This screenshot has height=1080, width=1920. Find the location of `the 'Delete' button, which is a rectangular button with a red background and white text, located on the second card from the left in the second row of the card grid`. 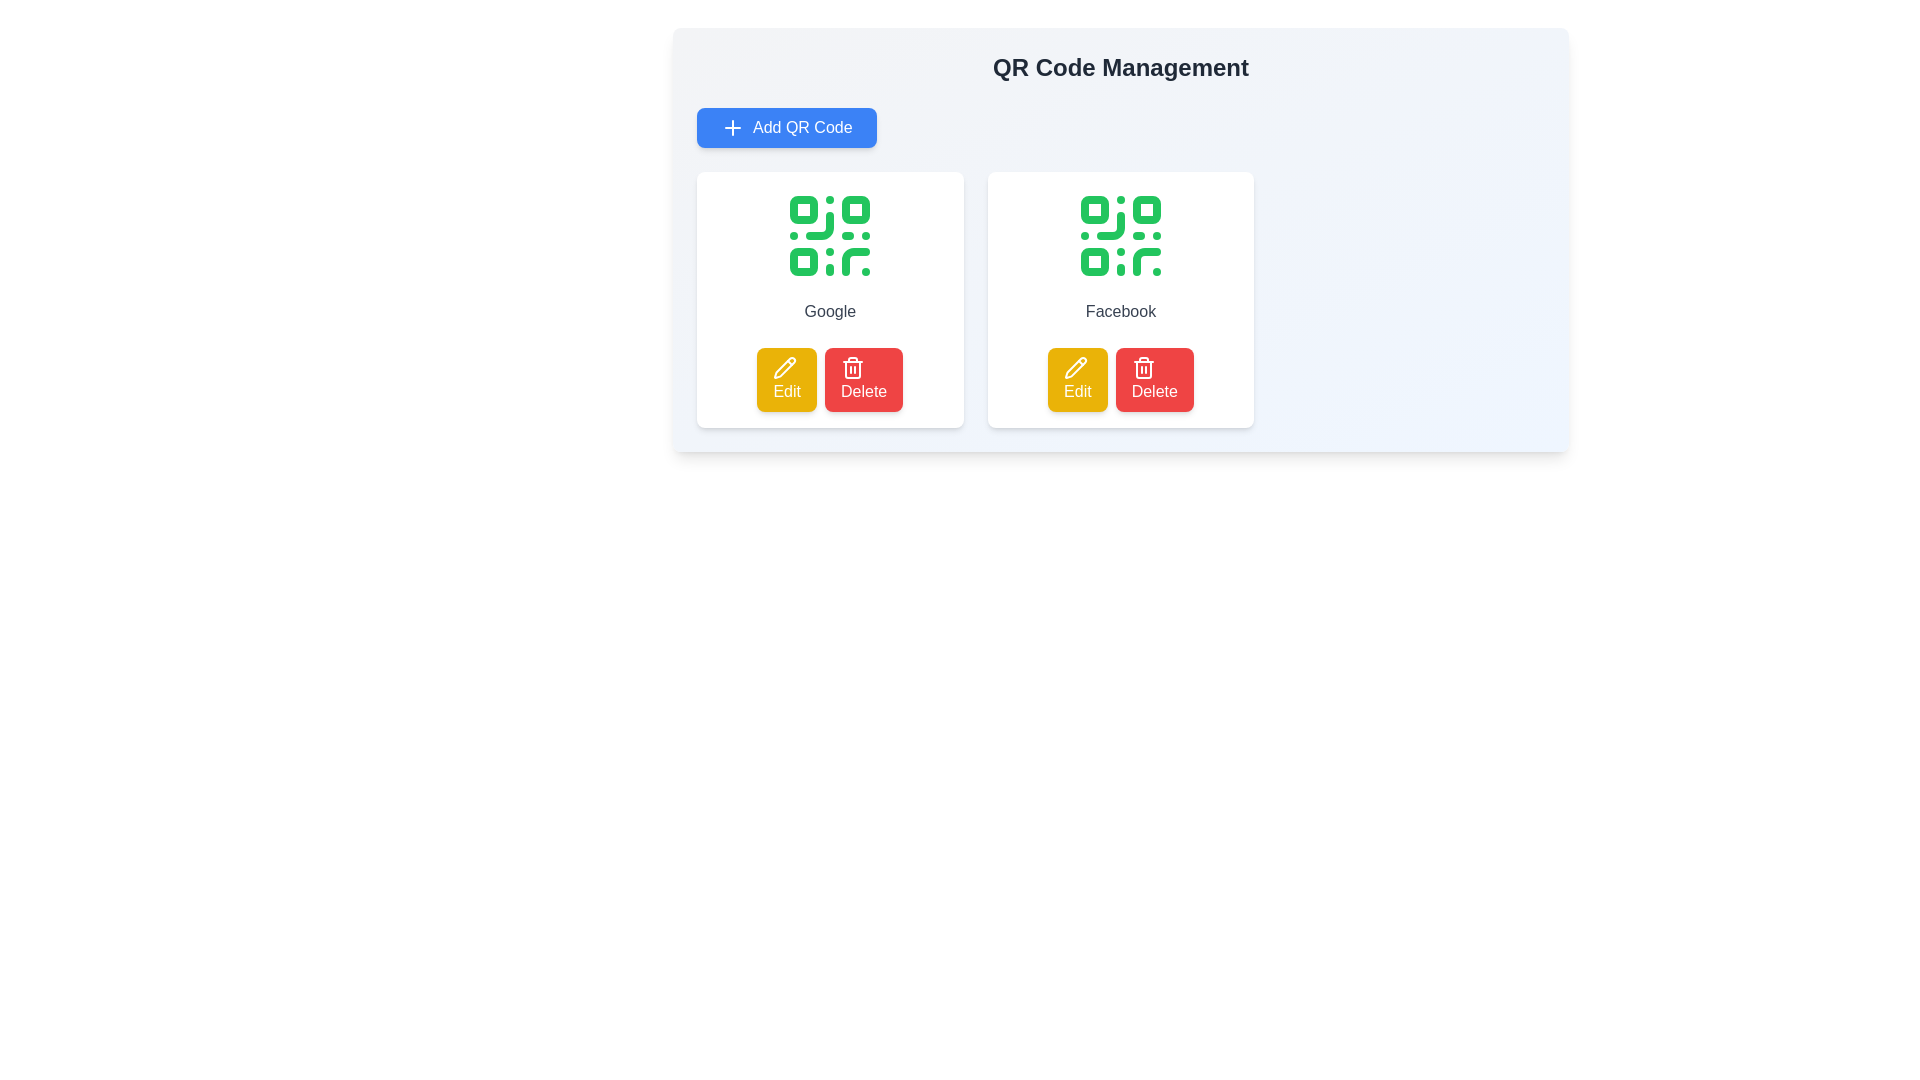

the 'Delete' button, which is a rectangular button with a red background and white text, located on the second card from the left in the second row of the card grid is located at coordinates (1154, 380).